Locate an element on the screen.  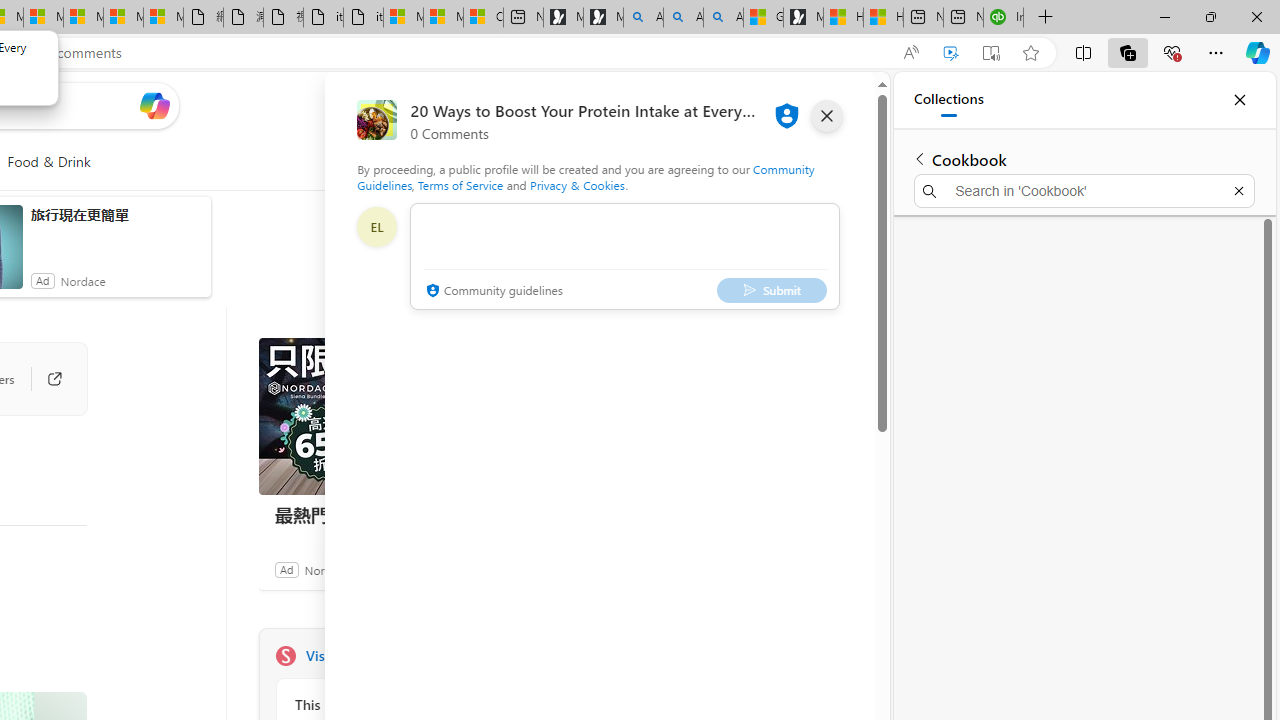
'Submit' is located at coordinates (770, 290).